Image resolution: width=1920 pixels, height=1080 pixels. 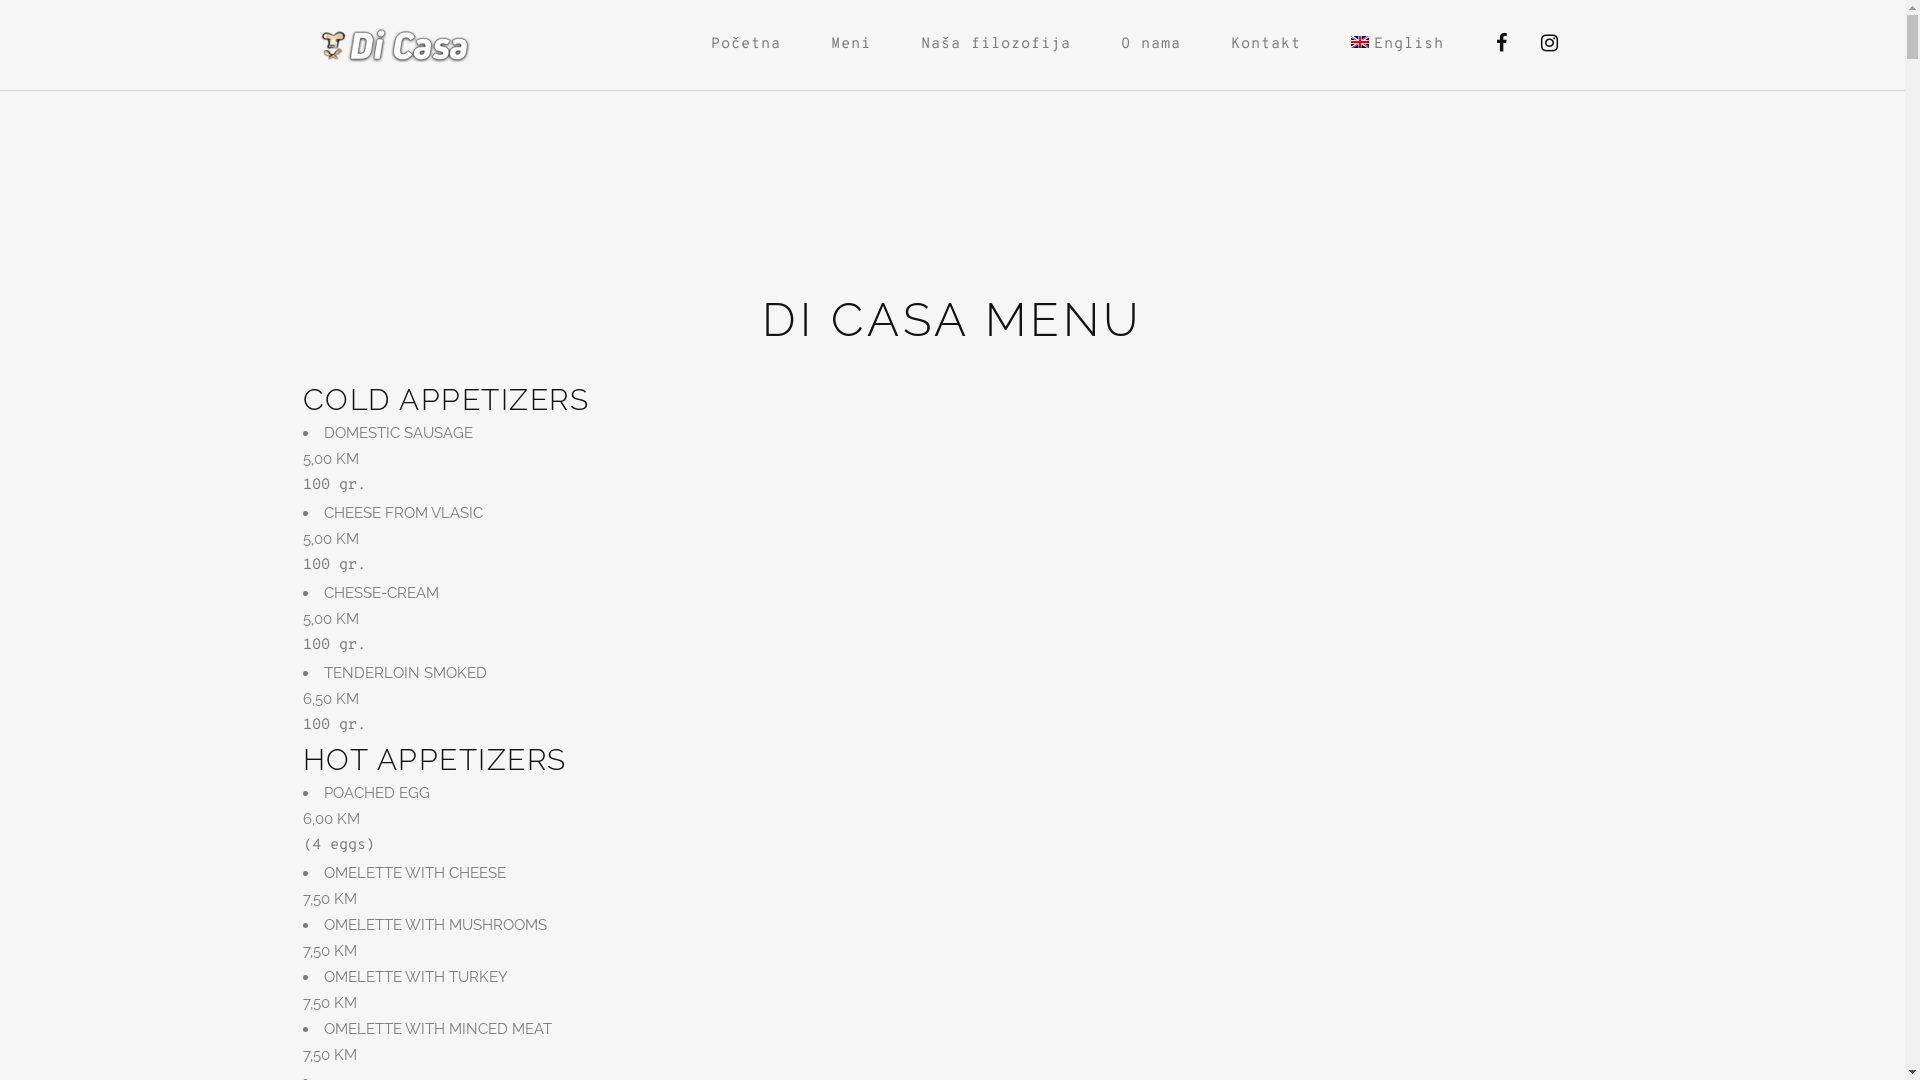 I want to click on 'English', so click(x=1359, y=42).